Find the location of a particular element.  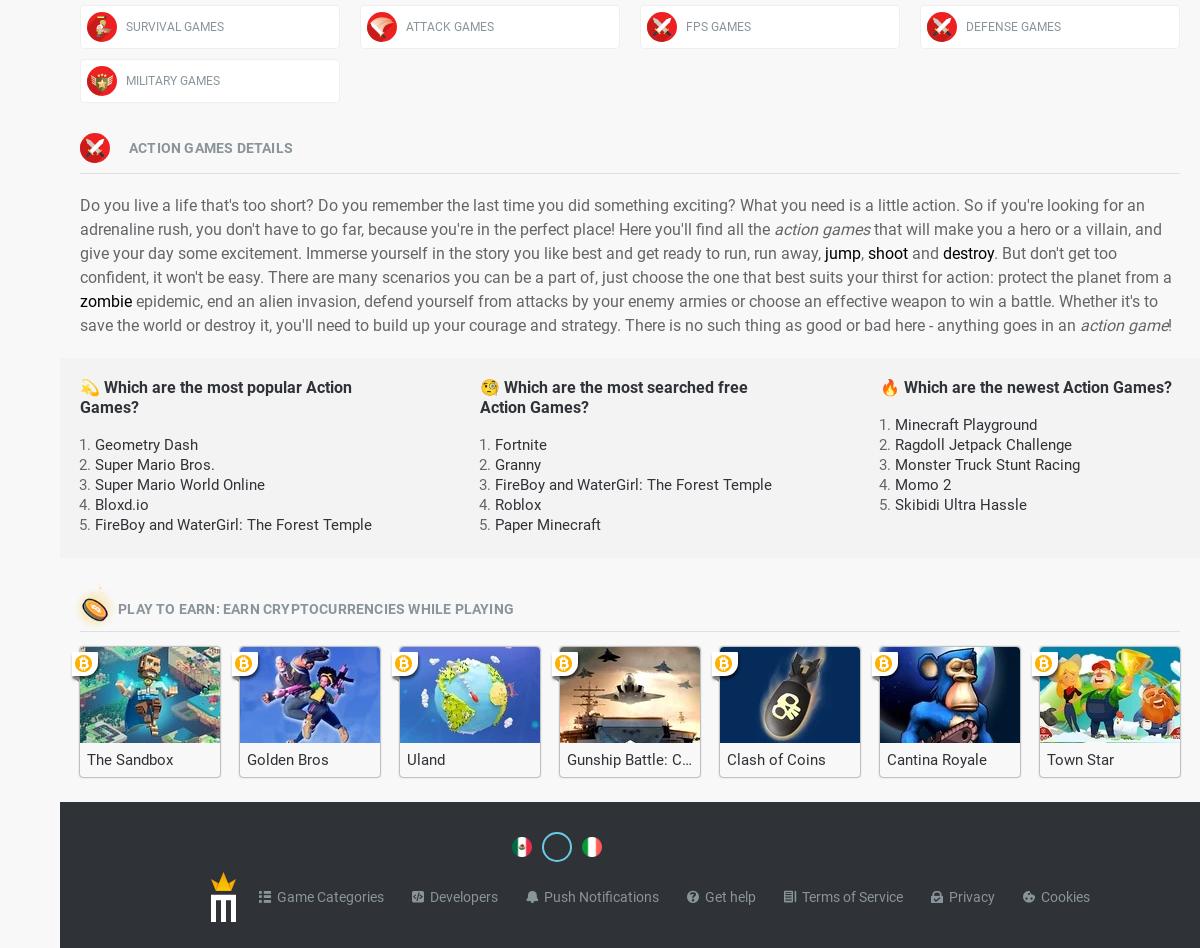

'Roblox' is located at coordinates (517, 504).